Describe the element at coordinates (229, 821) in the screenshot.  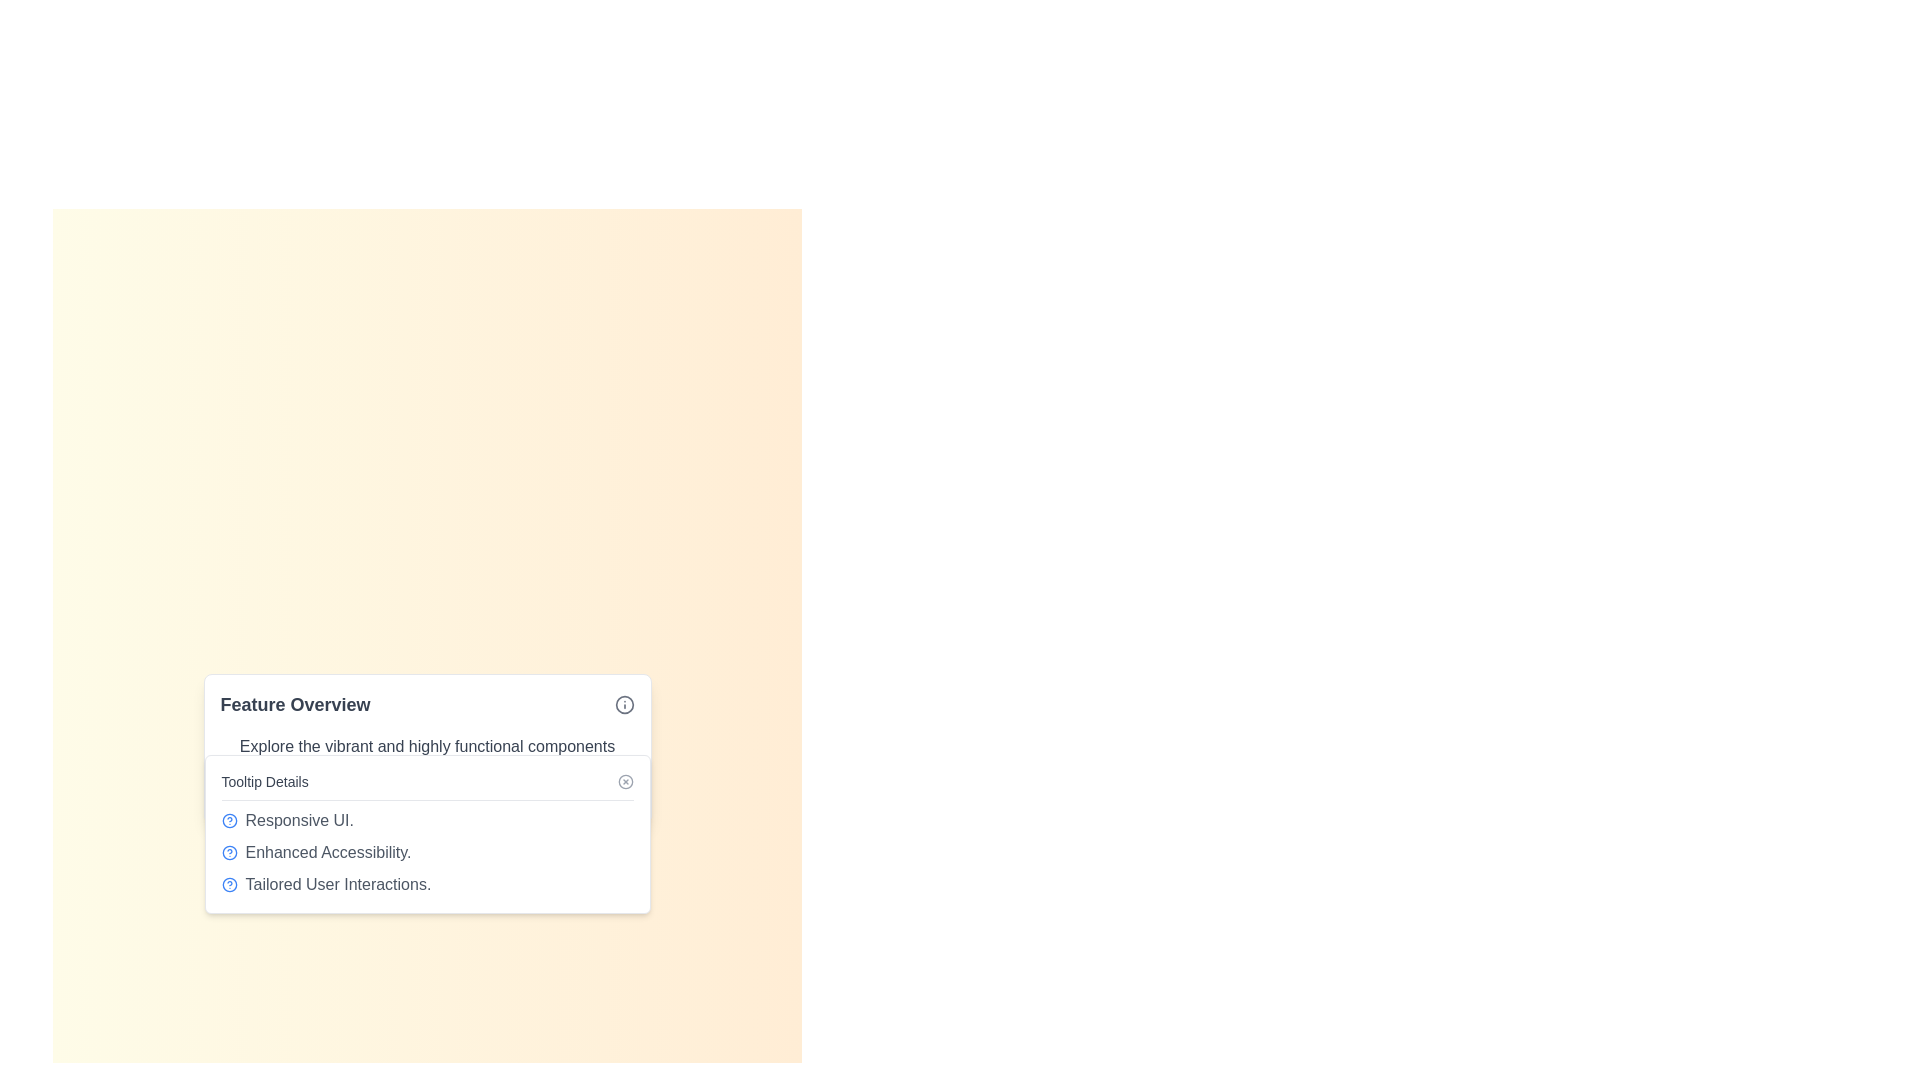
I see `the central circular portion of the help icon, which has a blue outline and filled blue color, located below the heading 'Feature Overview'` at that location.